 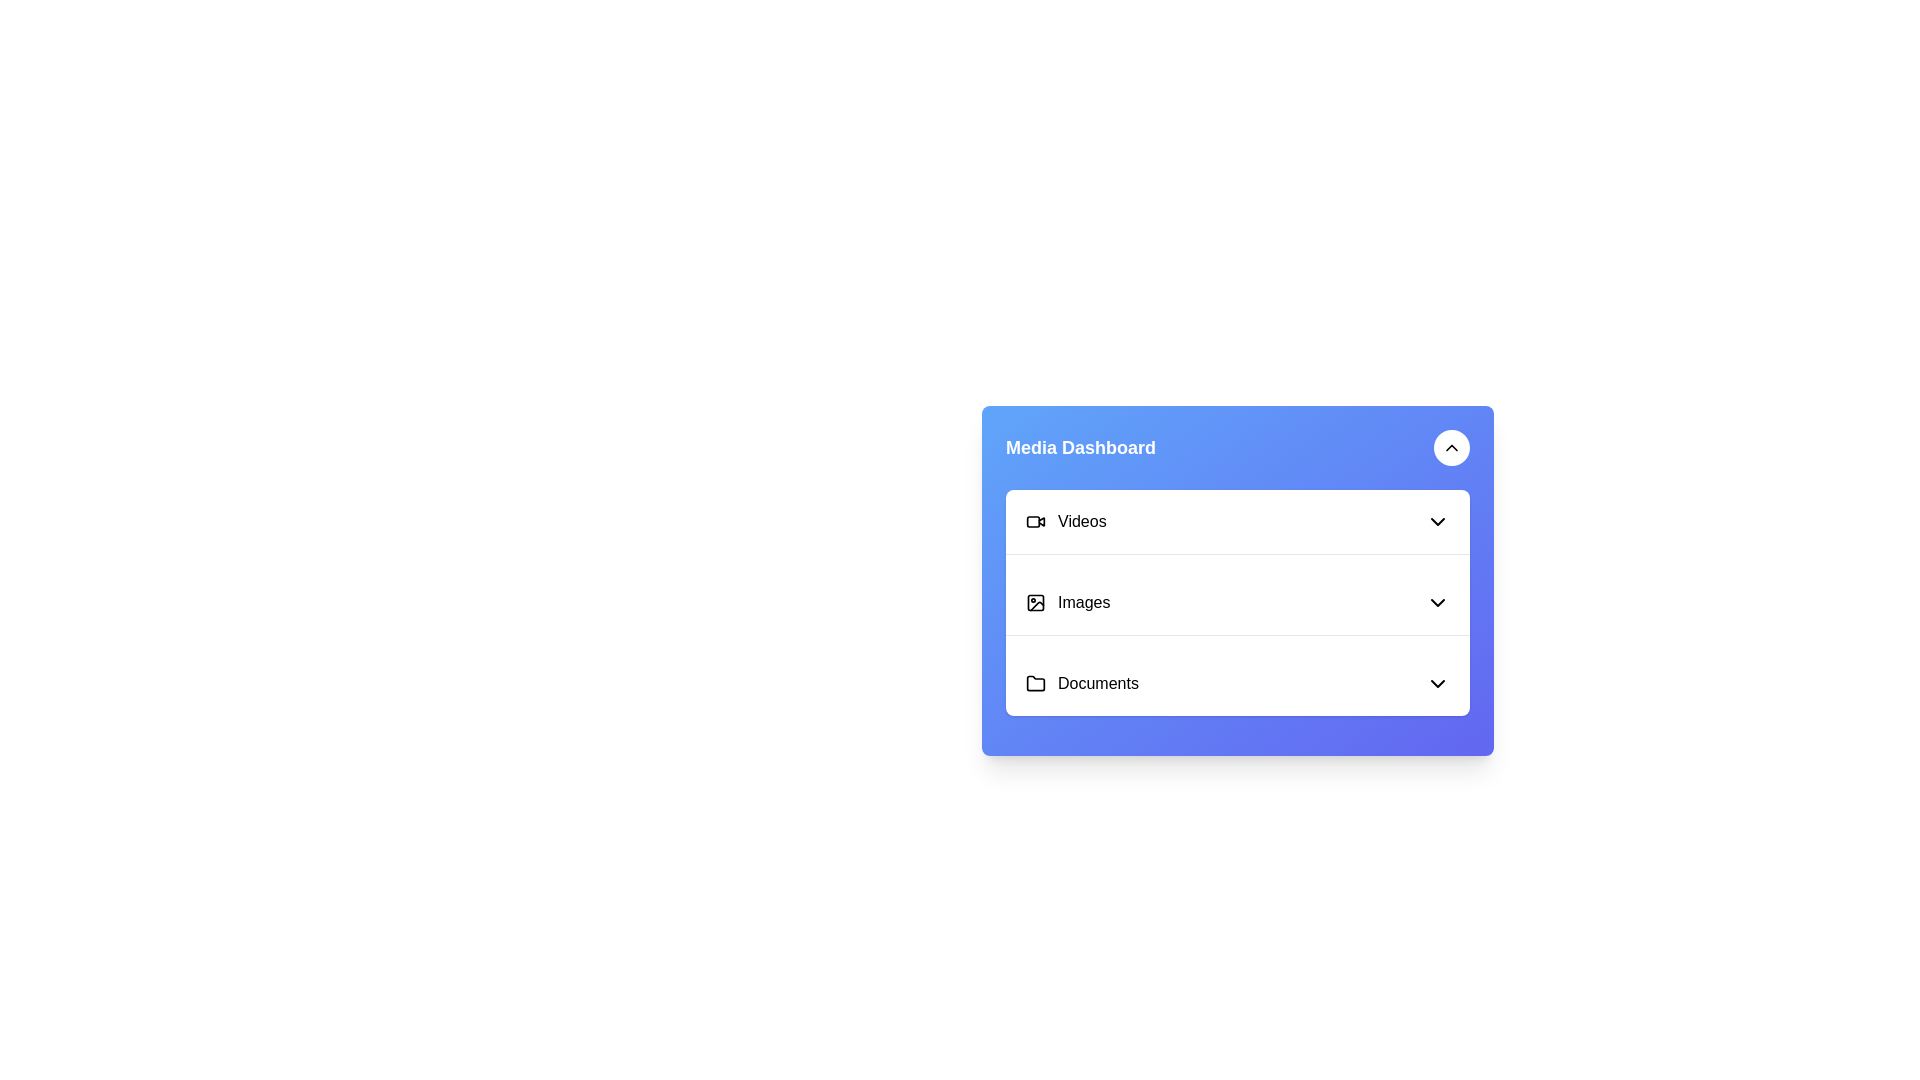 What do you see at coordinates (1237, 520) in the screenshot?
I see `the 'Videos' dropdown list item with an expandable toggle located under the 'Media Dashboard' title` at bounding box center [1237, 520].